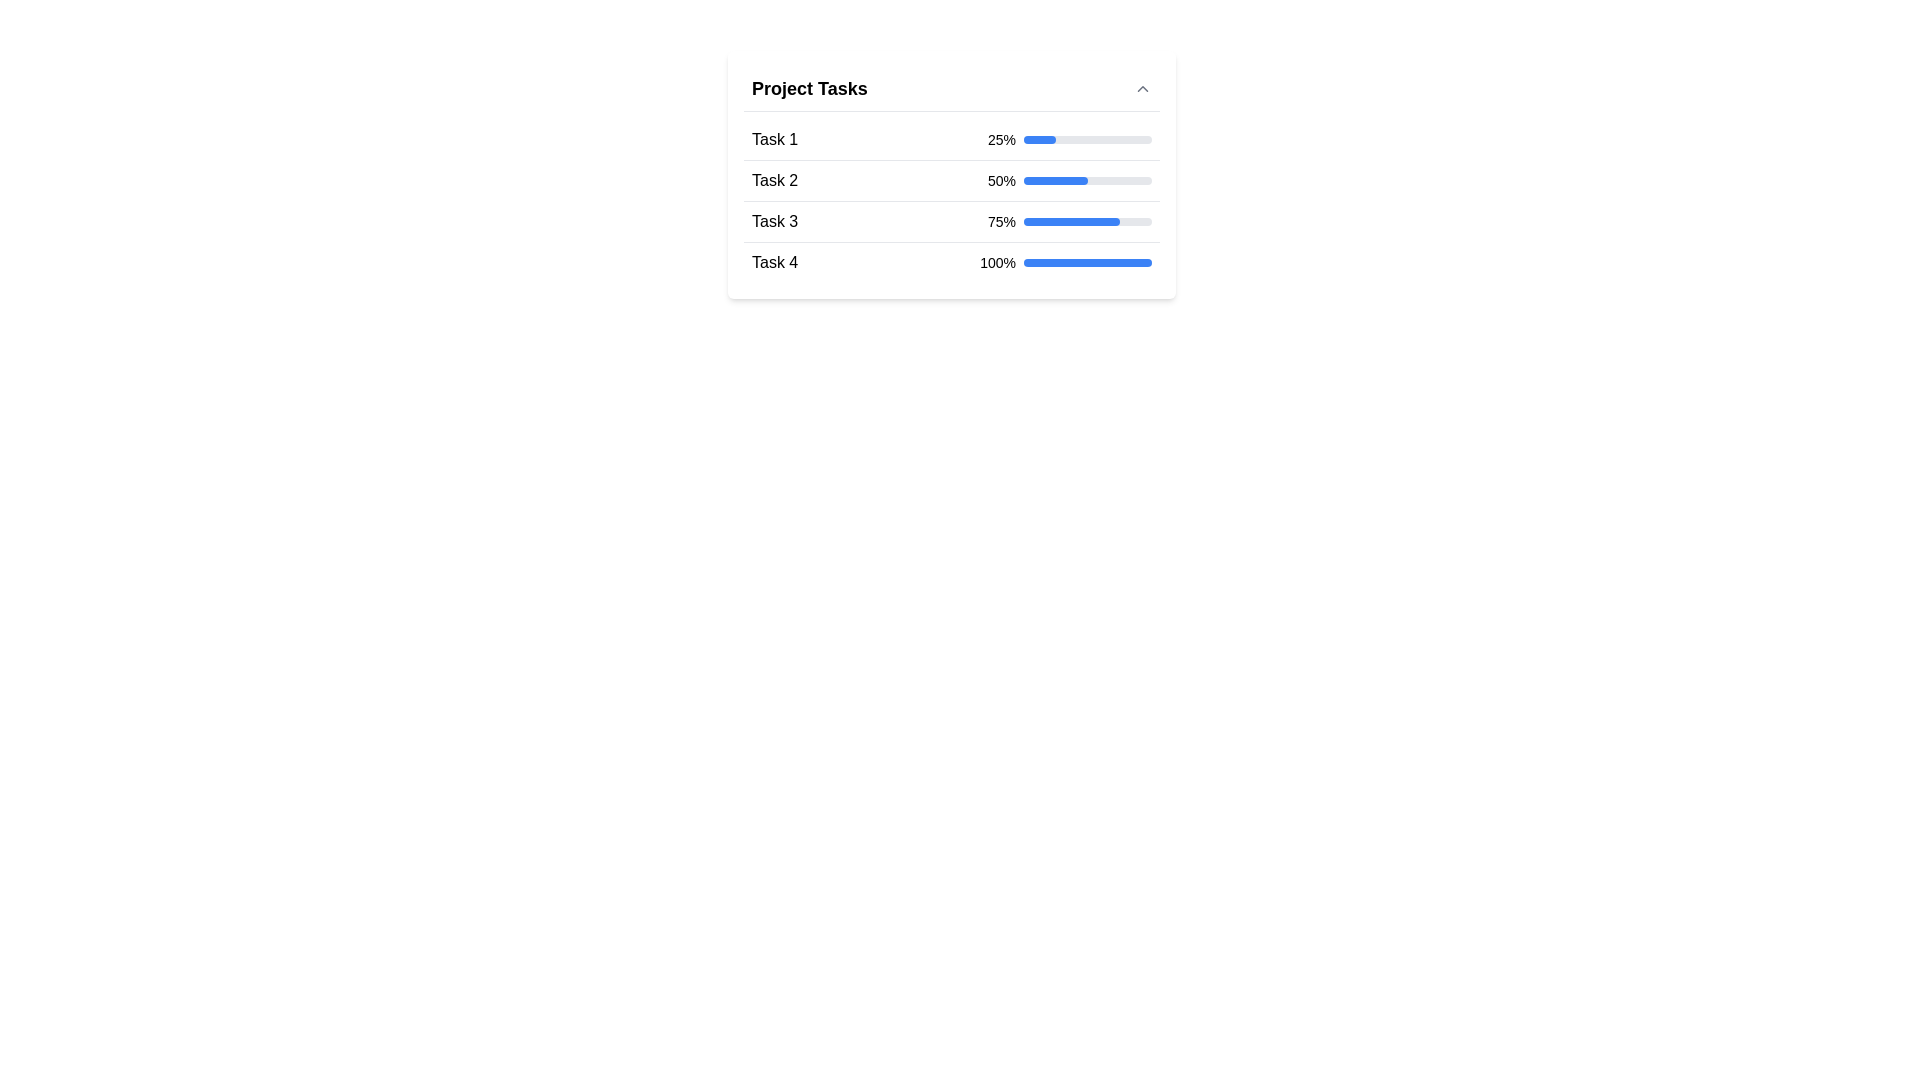 This screenshot has height=1080, width=1920. What do you see at coordinates (950, 173) in the screenshot?
I see `the second task labeled 'Task 2' with a completion of 50% in the 'Project Tasks' section, which is displayed within a white card component` at bounding box center [950, 173].